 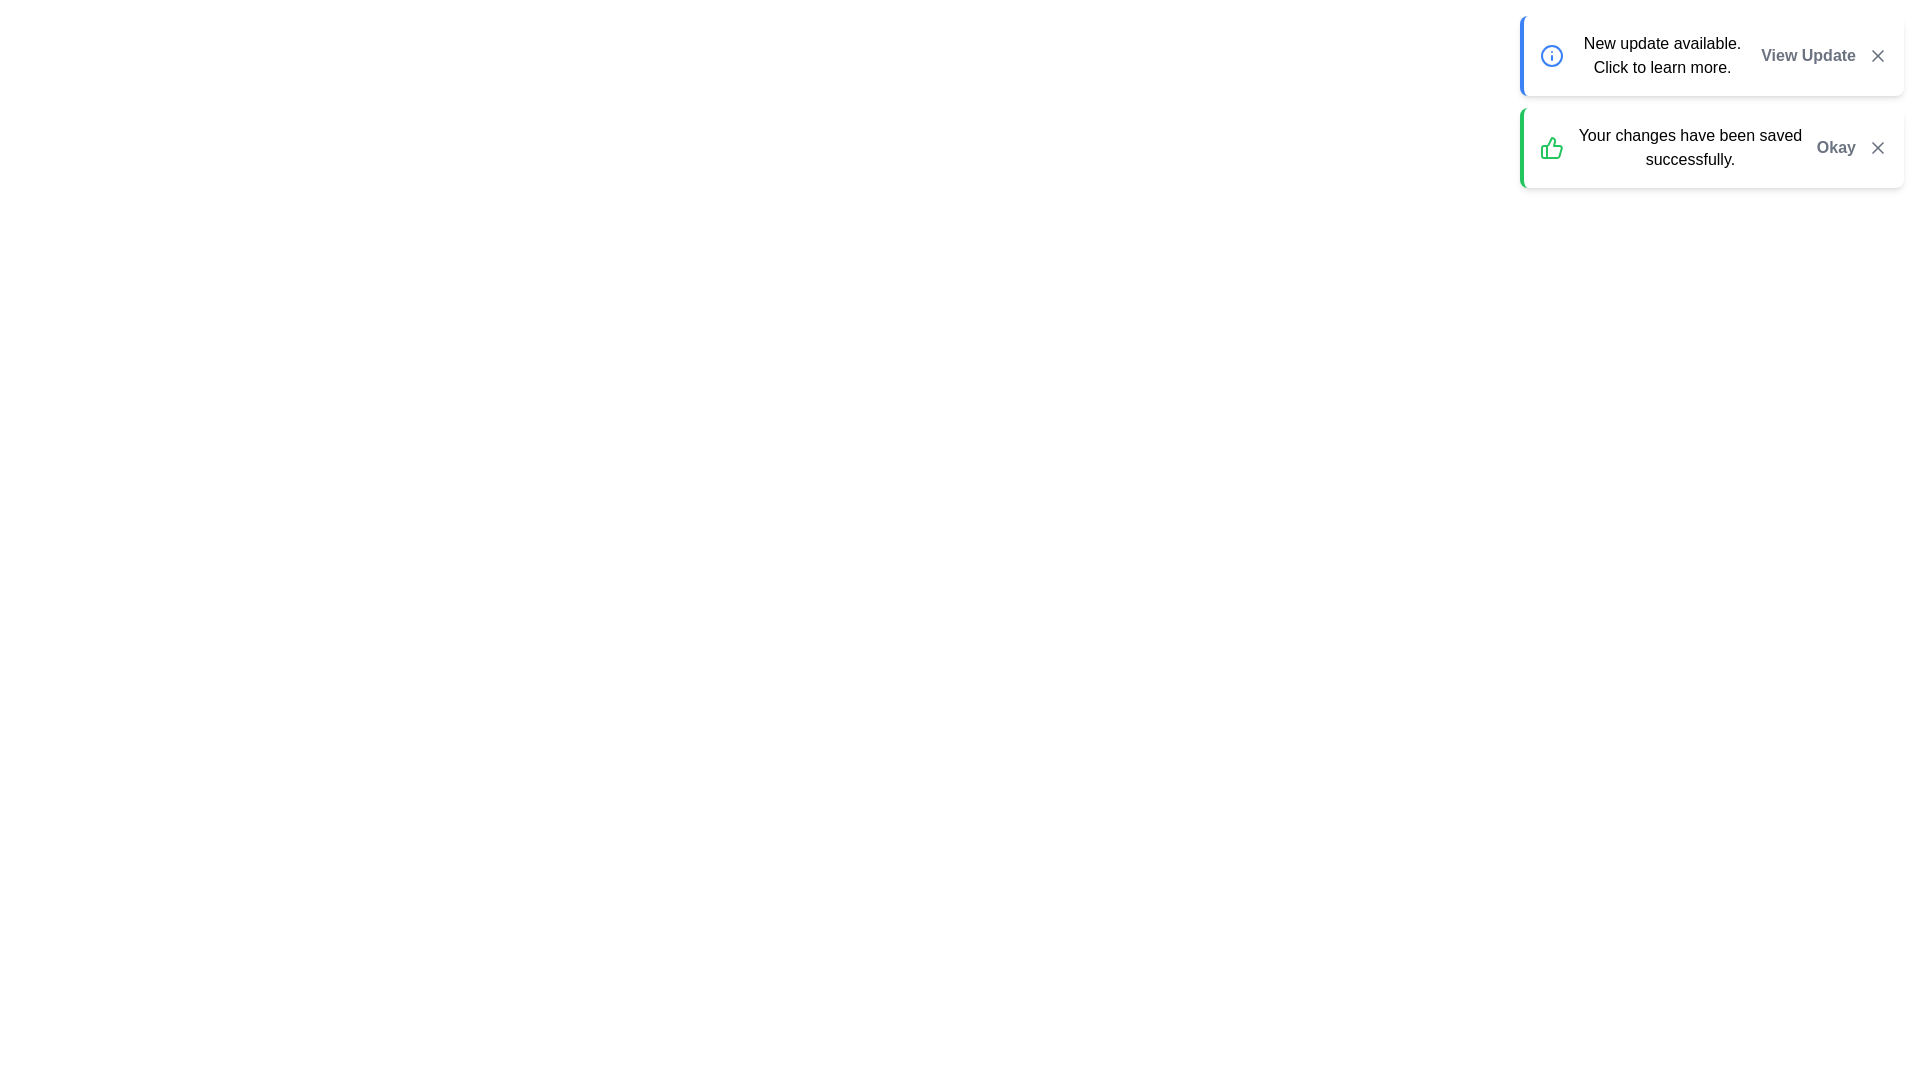 I want to click on the blue SVG circle with a radius of 10 units, located in the top-right corner of the interface, so click(x=1550, y=55).